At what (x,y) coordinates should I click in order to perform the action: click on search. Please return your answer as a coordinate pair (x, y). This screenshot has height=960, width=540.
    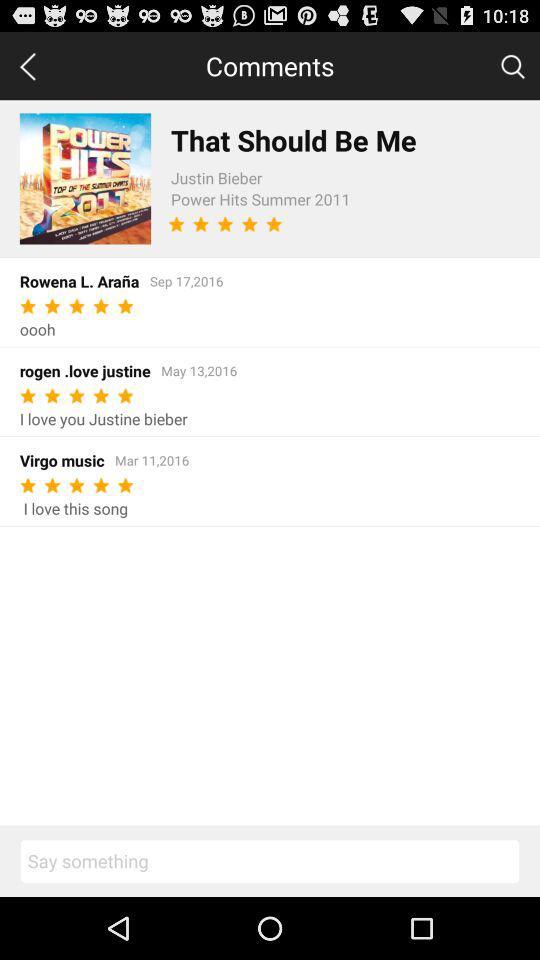
    Looking at the image, I should click on (512, 65).